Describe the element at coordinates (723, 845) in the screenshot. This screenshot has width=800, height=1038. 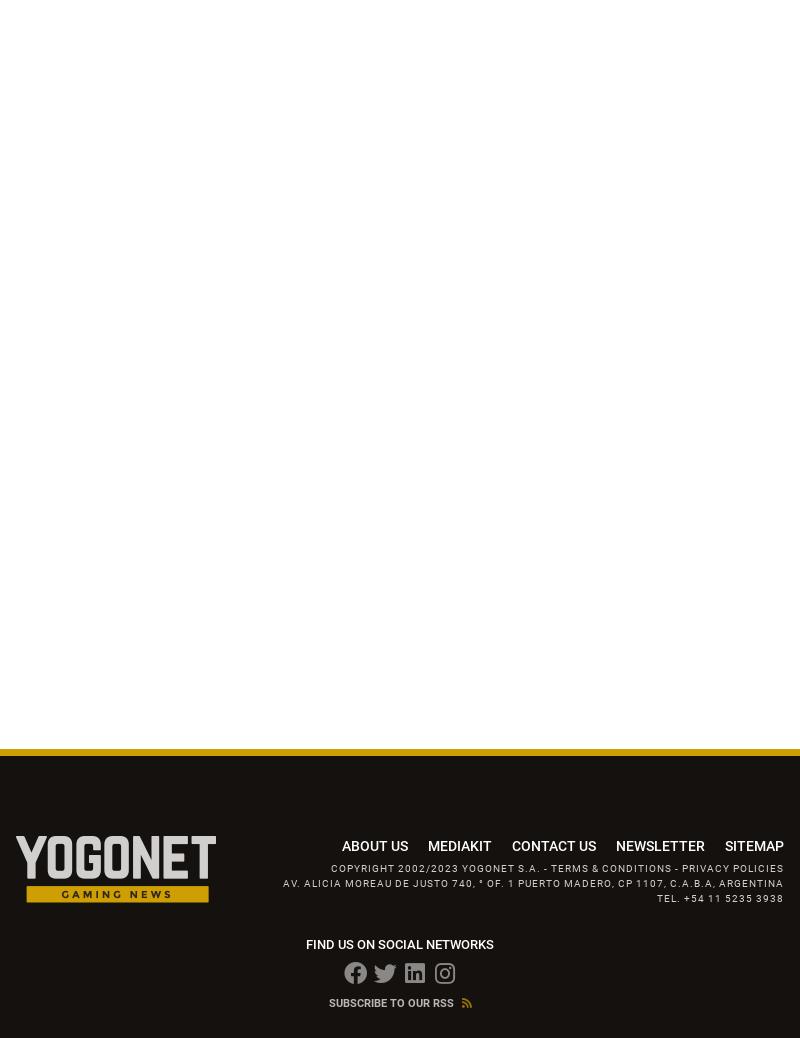
I see `'SITEMAP'` at that location.